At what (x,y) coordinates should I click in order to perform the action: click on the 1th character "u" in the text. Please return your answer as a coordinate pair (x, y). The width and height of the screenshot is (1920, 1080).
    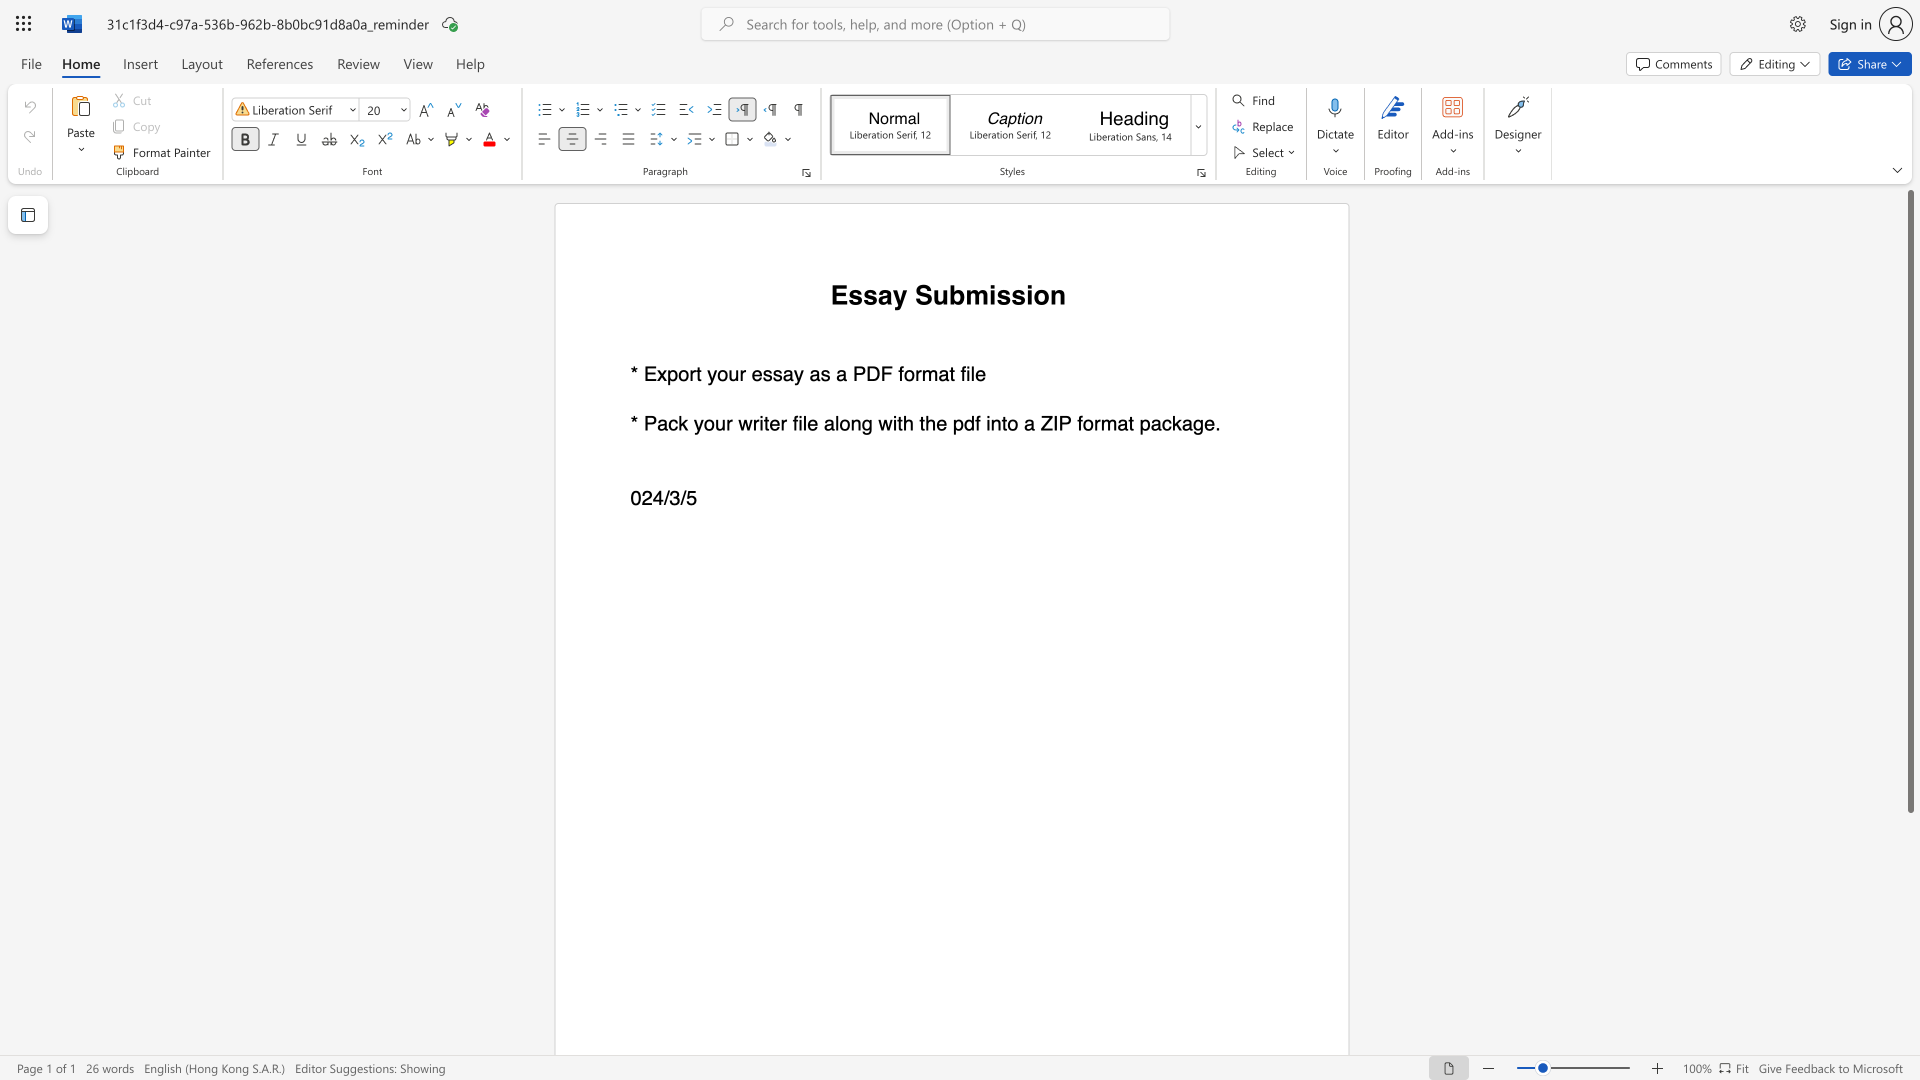
    Looking at the image, I should click on (732, 374).